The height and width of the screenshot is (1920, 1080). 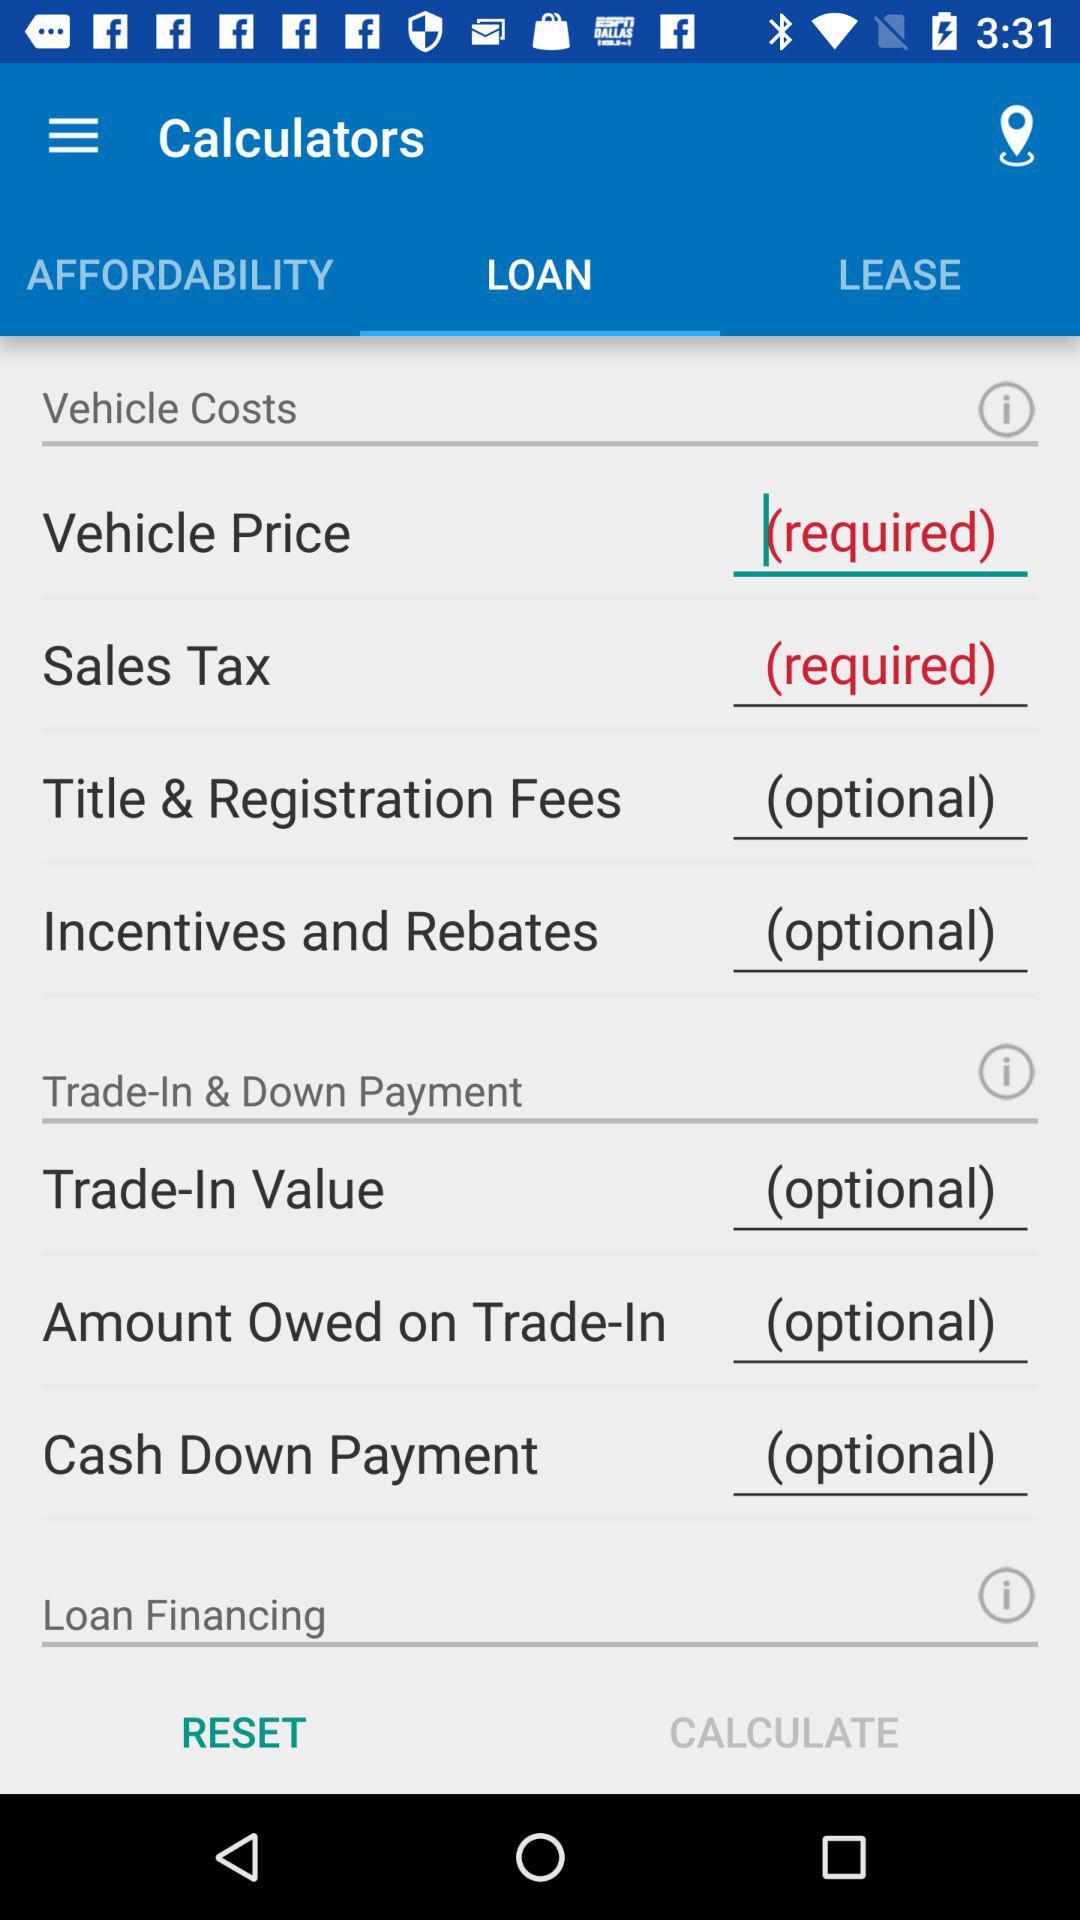 I want to click on vehicle price, so click(x=879, y=531).